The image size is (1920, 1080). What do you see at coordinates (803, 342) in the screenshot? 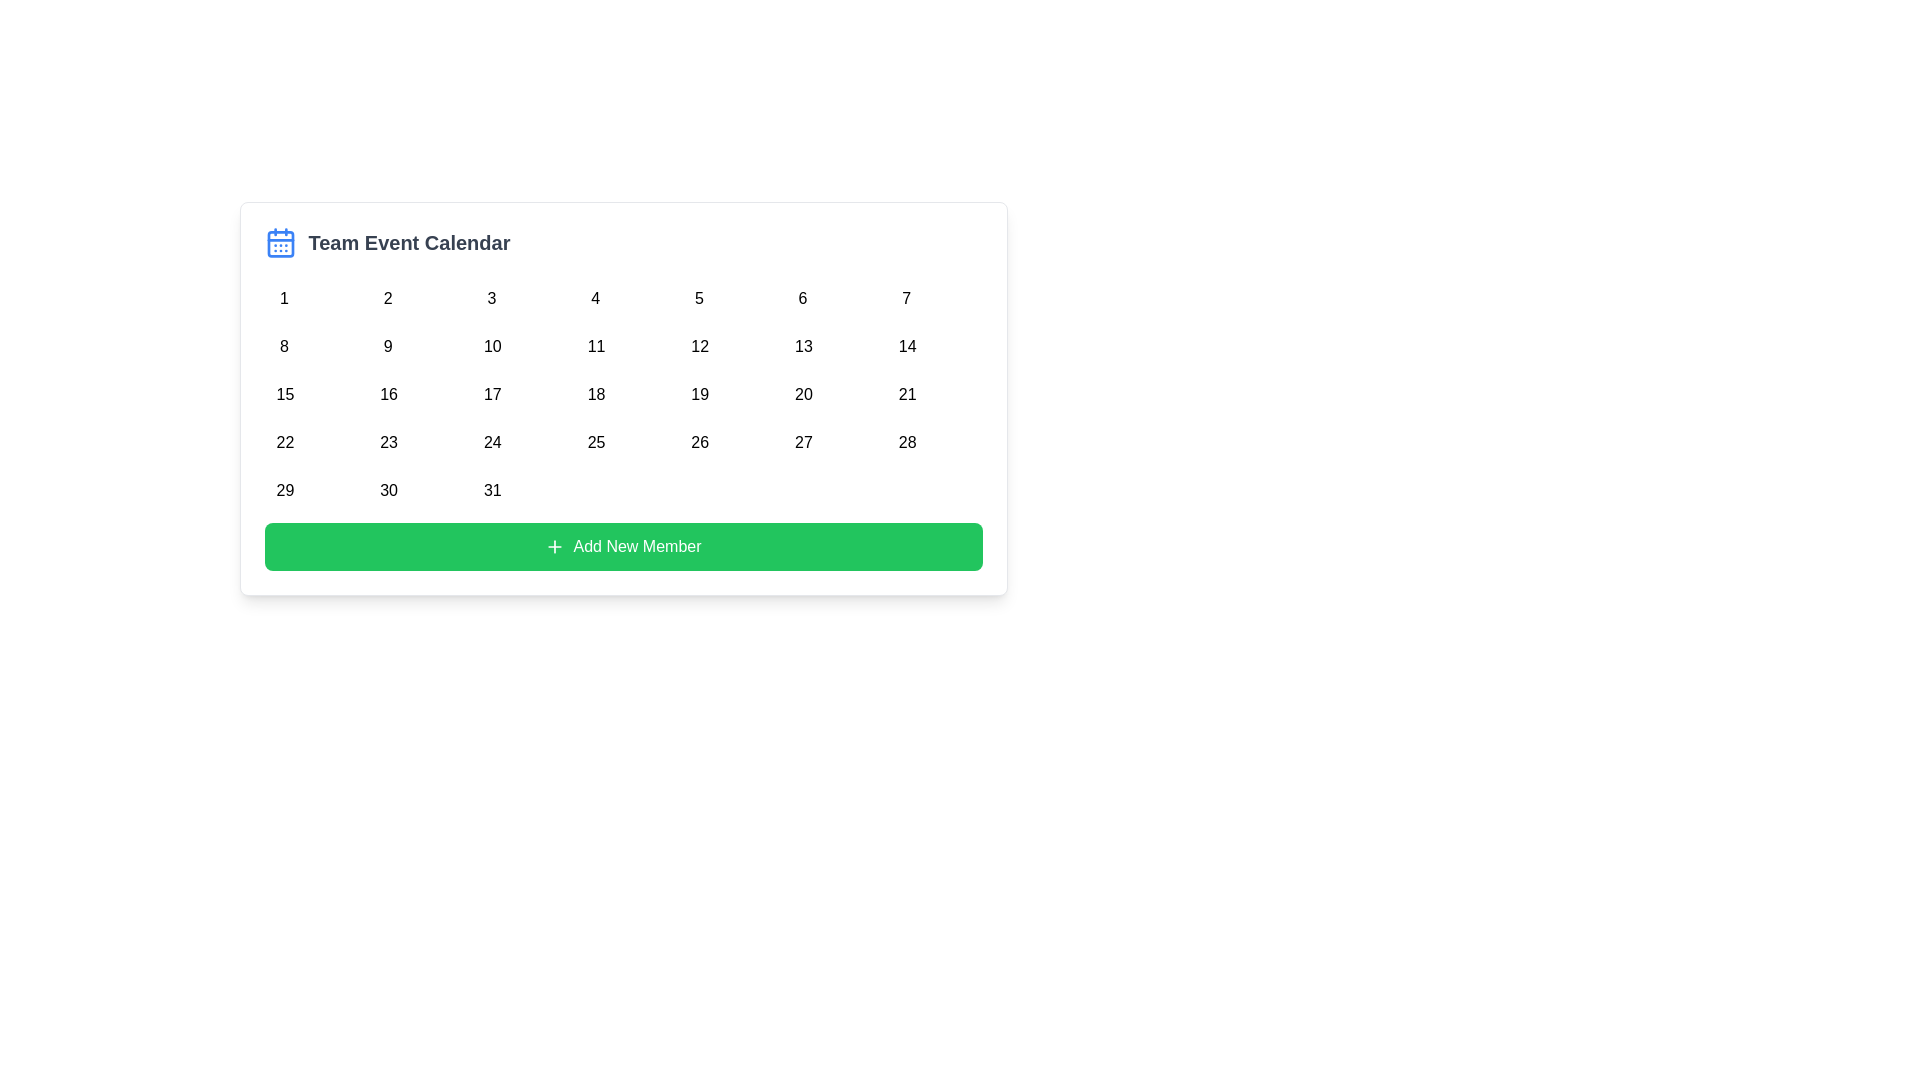
I see `the square-shaped button displaying the number '13' centered inside, located in the second row, sixth column of the calendar layout` at bounding box center [803, 342].